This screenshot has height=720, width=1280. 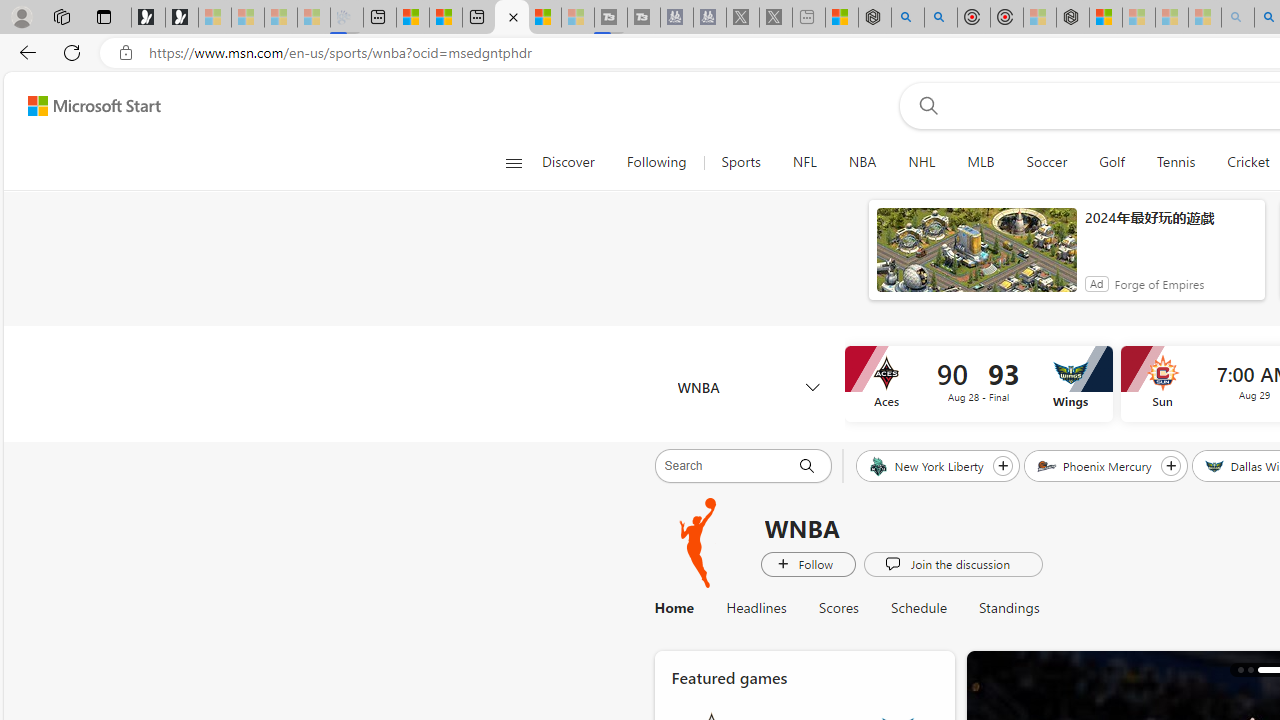 I want to click on 'MLB', so click(x=980, y=162).